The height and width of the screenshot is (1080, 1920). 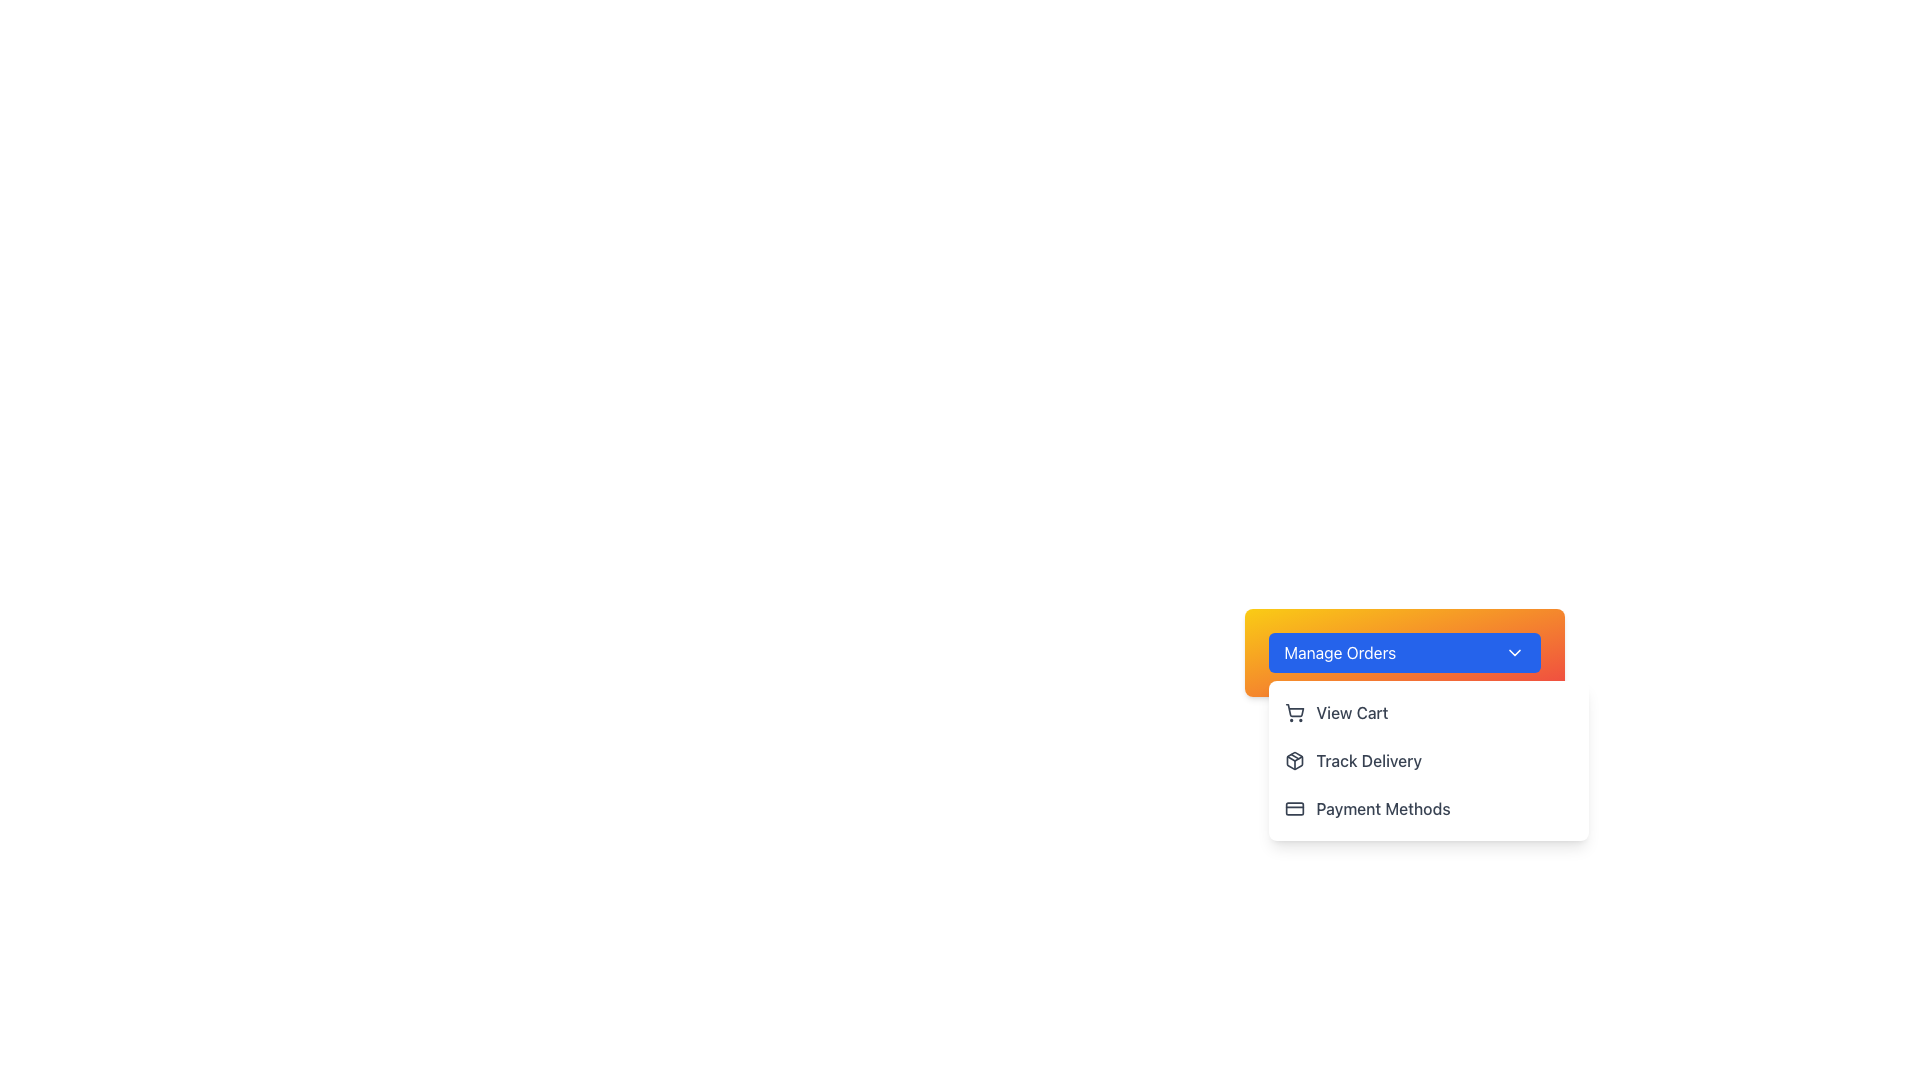 What do you see at coordinates (1294, 709) in the screenshot?
I see `the shopping cart icon located at the top left corner of the functionality icons` at bounding box center [1294, 709].